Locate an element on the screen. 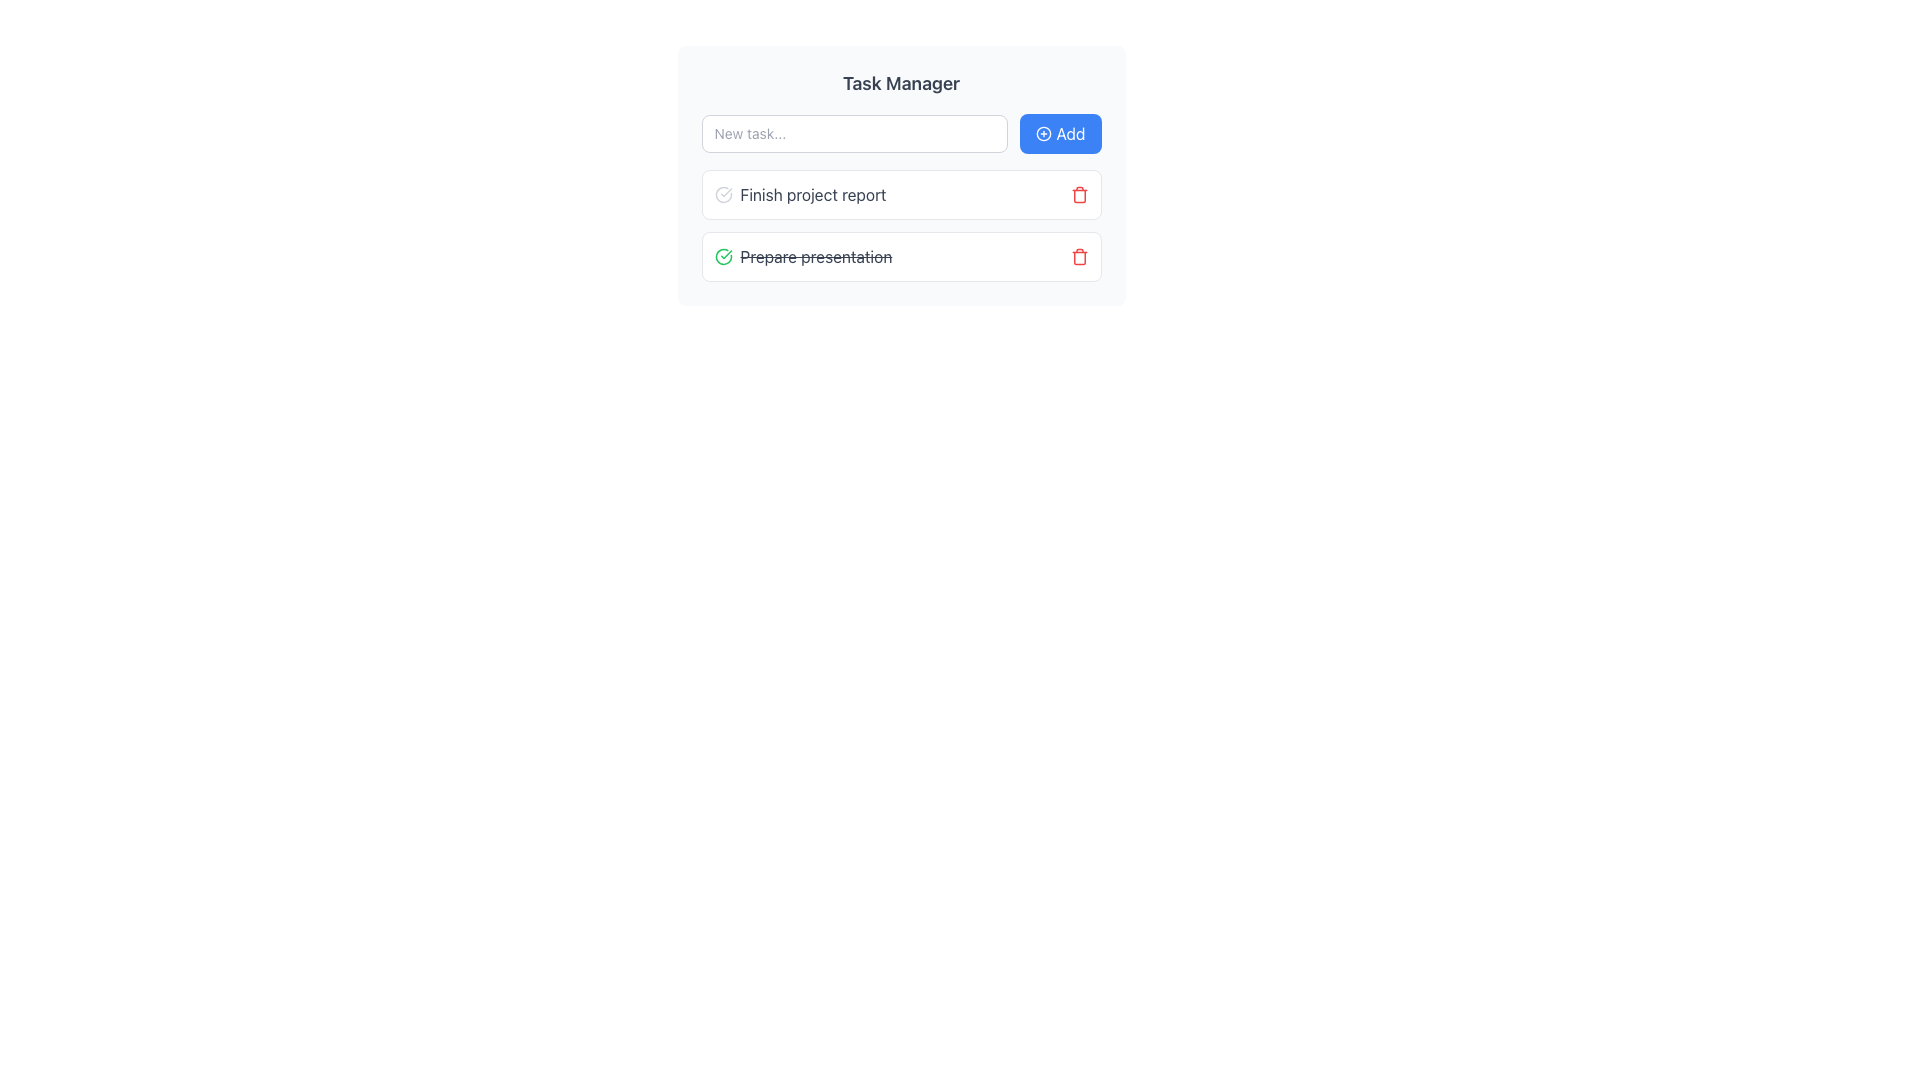  the circular check icon styled in light gray, located to the left of the text 'Finish project report' is located at coordinates (722, 195).